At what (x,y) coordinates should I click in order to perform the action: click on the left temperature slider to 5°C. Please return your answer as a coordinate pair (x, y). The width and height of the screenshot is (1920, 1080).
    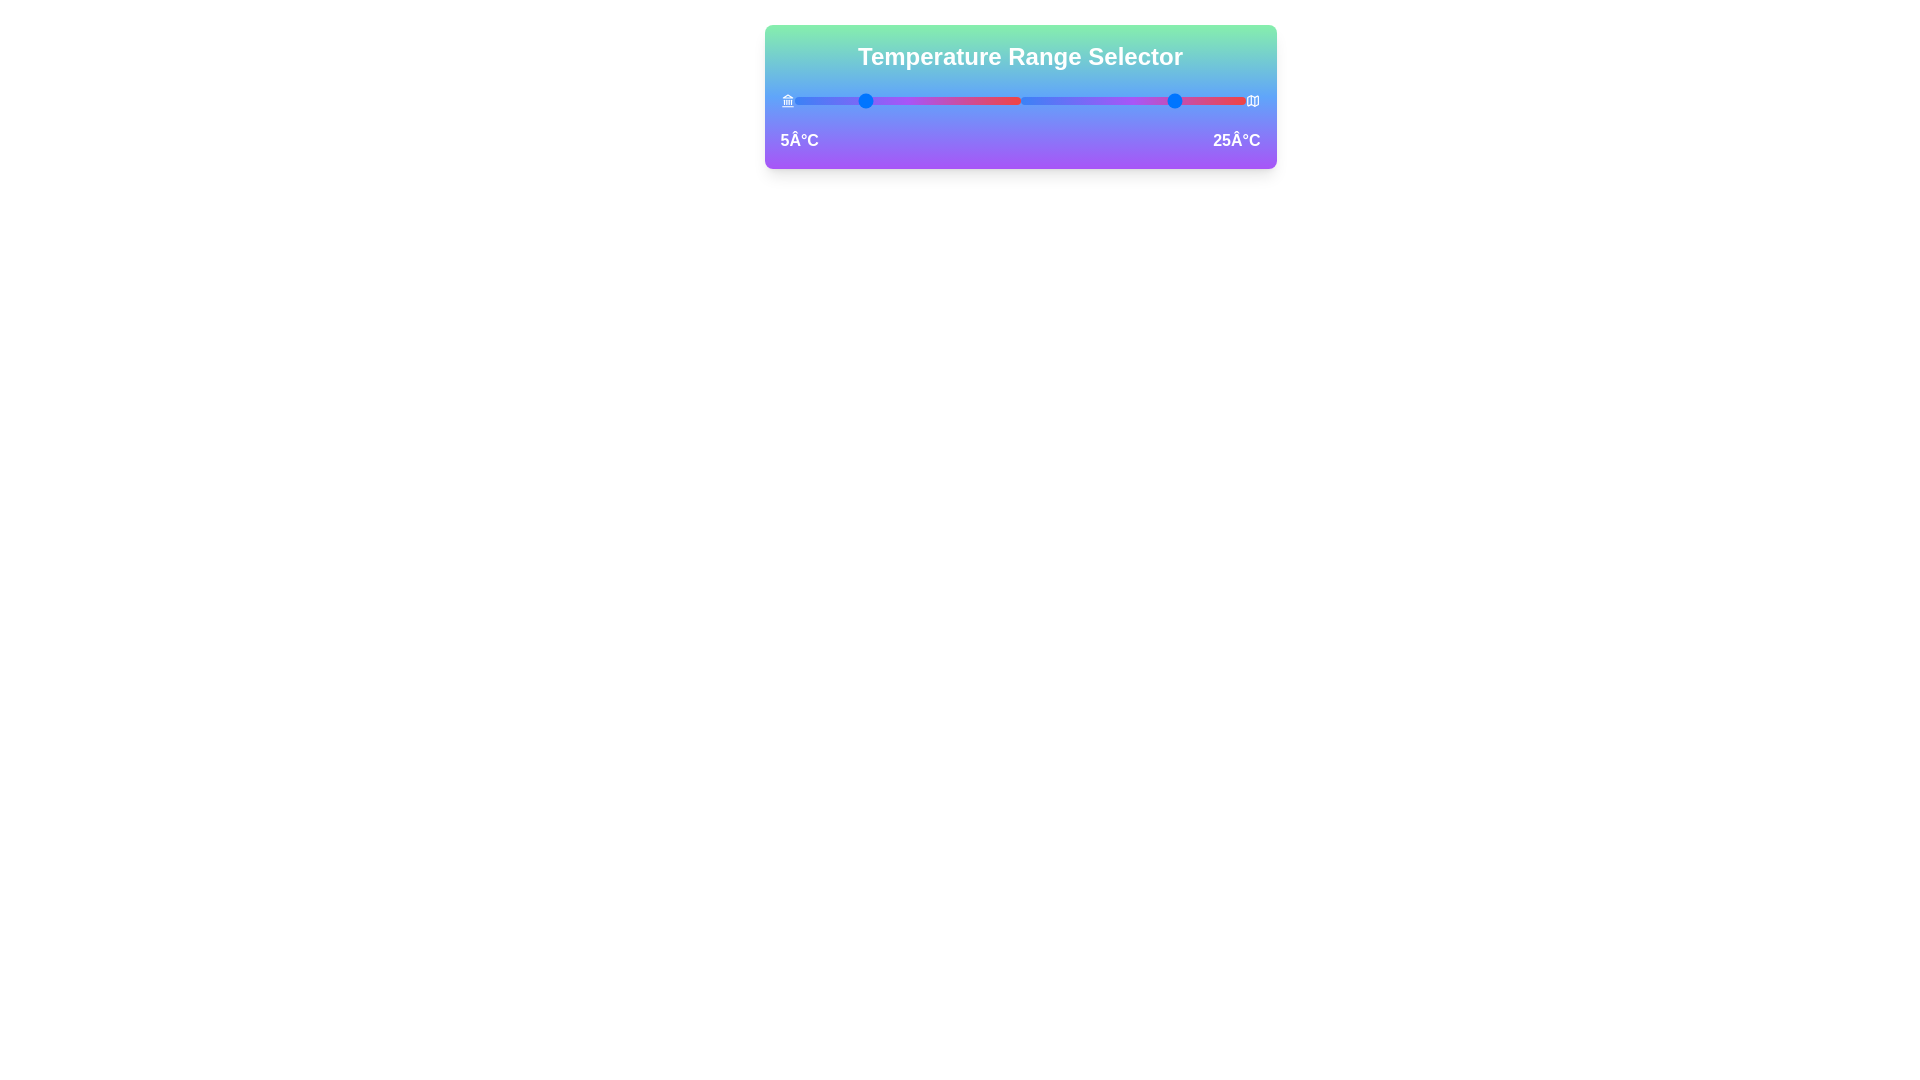
    Looking at the image, I should click on (862, 100).